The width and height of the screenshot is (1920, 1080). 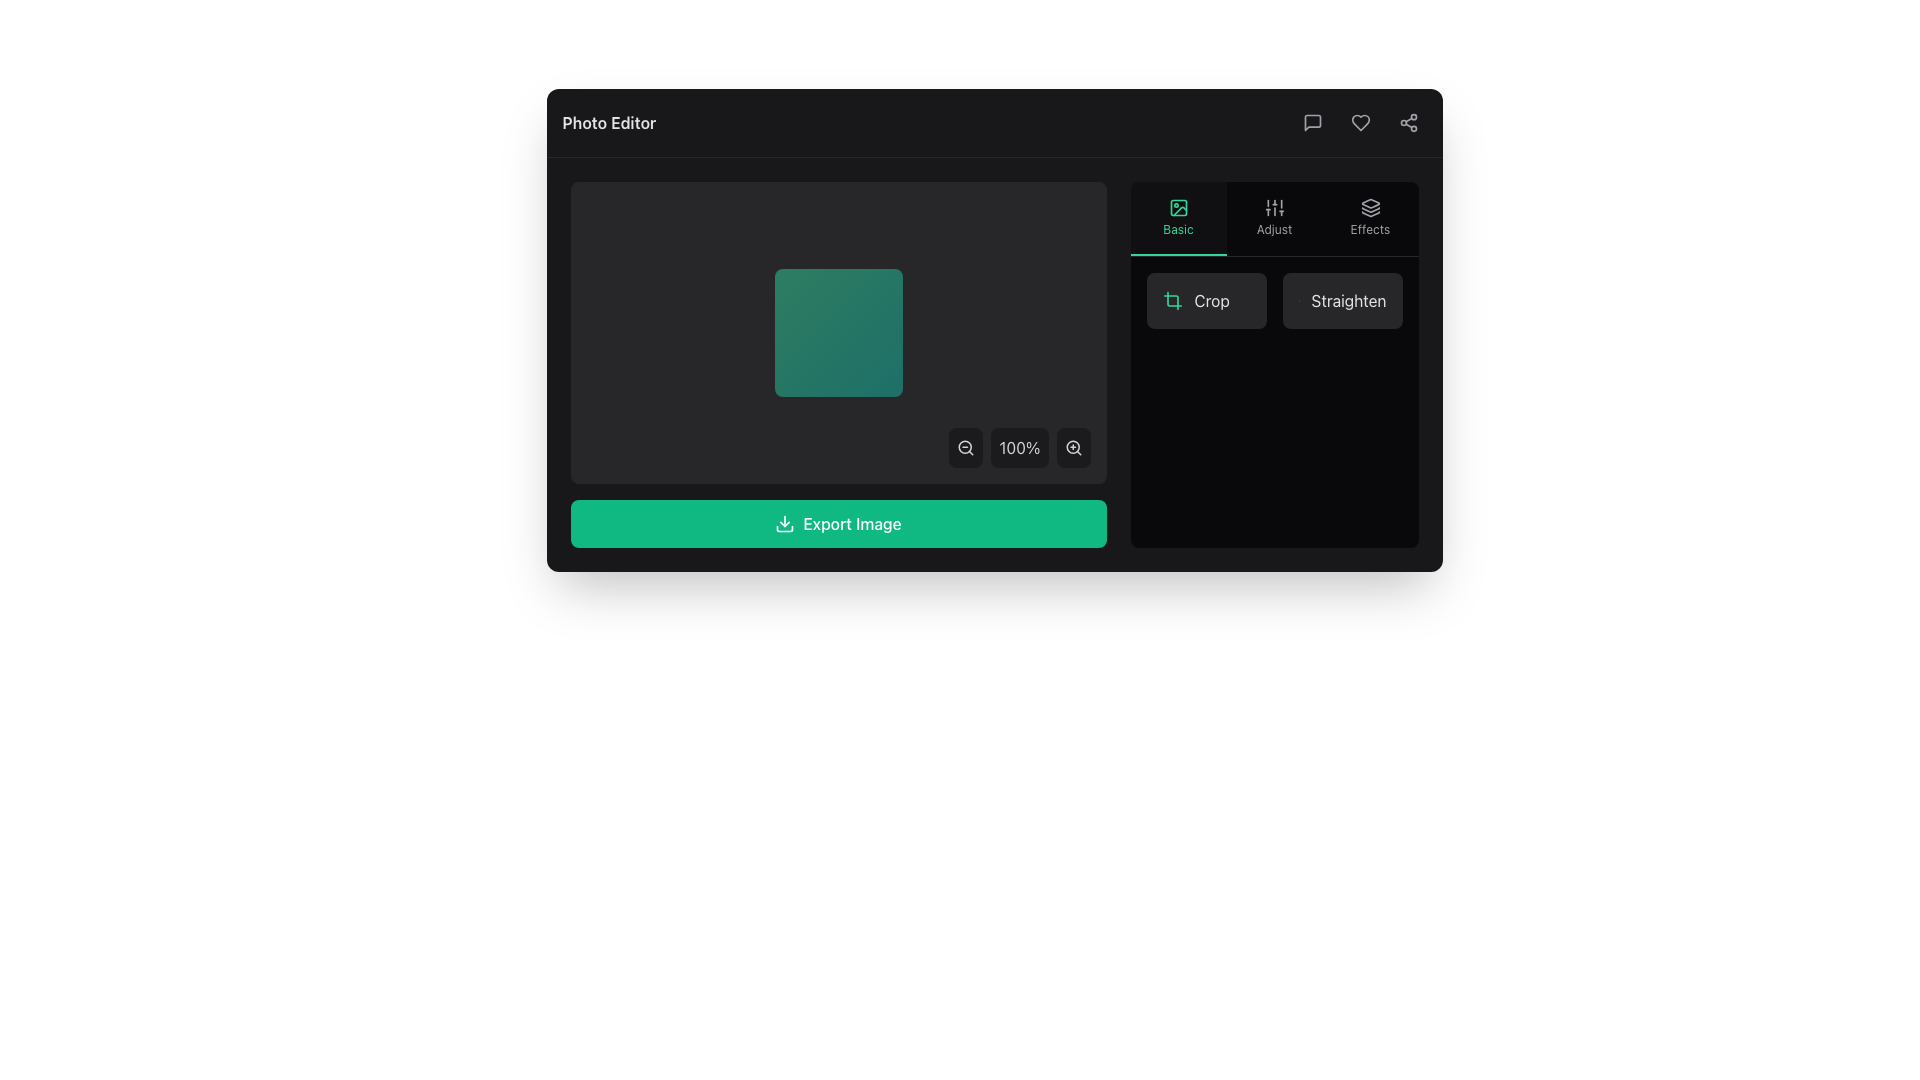 What do you see at coordinates (1369, 229) in the screenshot?
I see `the 'Effects' text label in the upper-right area of the editing toolbar` at bounding box center [1369, 229].